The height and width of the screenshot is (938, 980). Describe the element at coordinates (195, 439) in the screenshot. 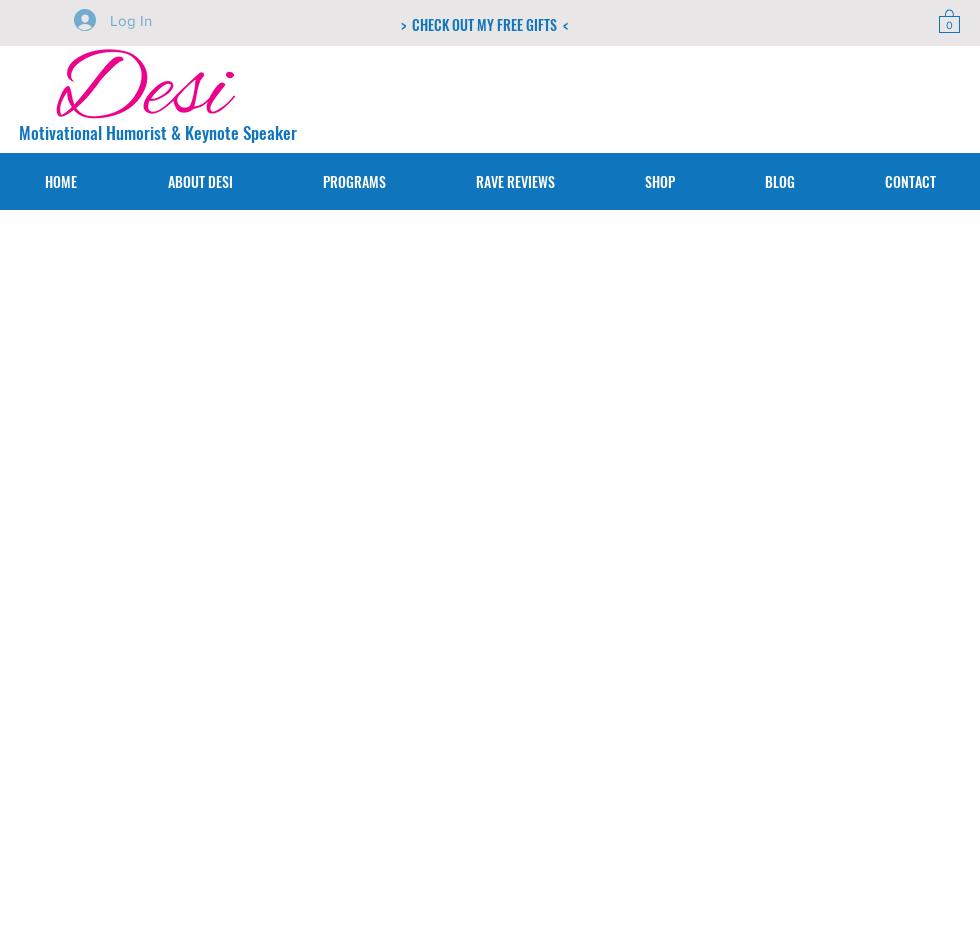

I see `'Welcome to DesiPayne.com !'` at that location.